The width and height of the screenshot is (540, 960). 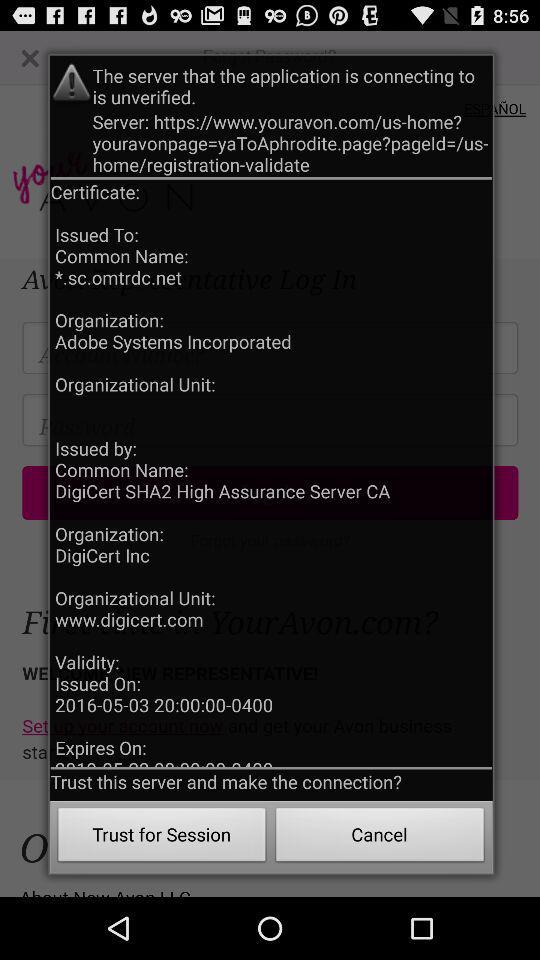 I want to click on icon at the bottom left corner, so click(x=161, y=837).